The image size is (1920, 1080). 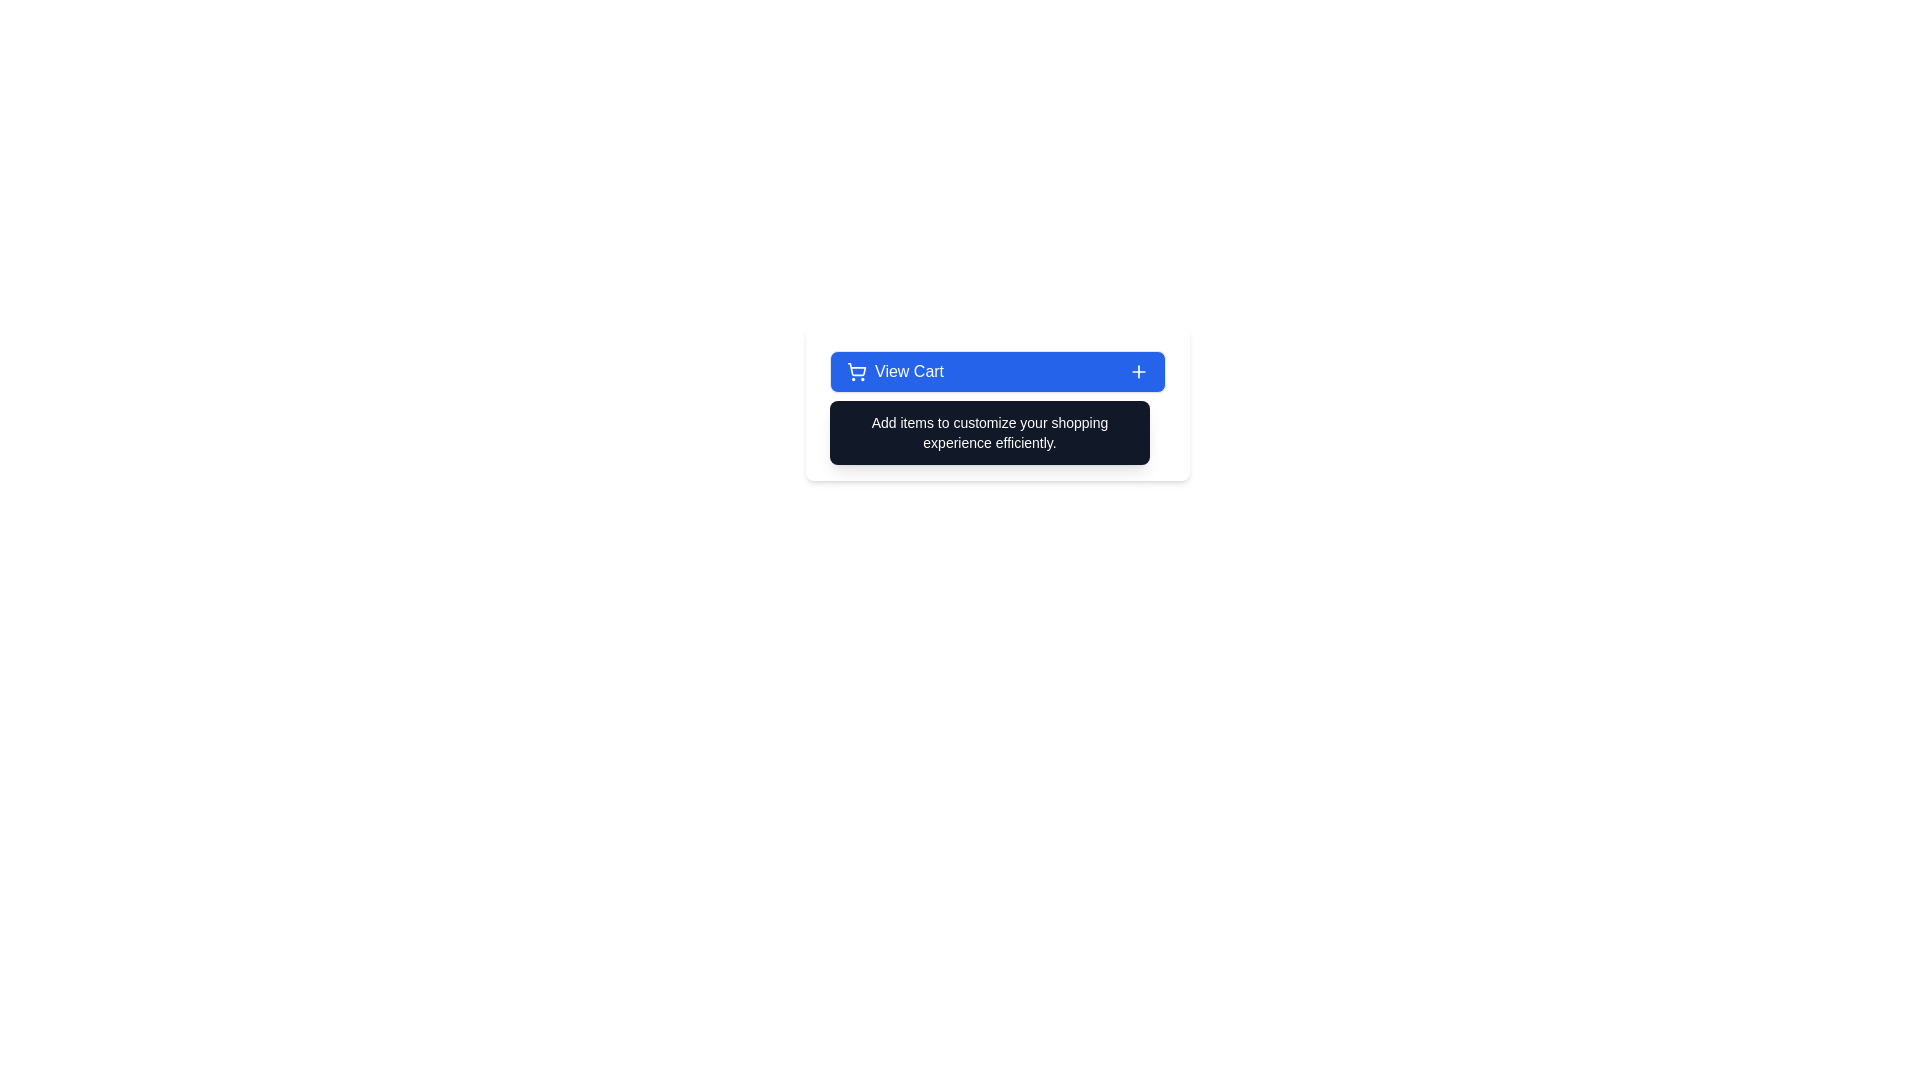 I want to click on the icon located at the extreme right side of the 'View Cart' button, so click(x=1138, y=371).